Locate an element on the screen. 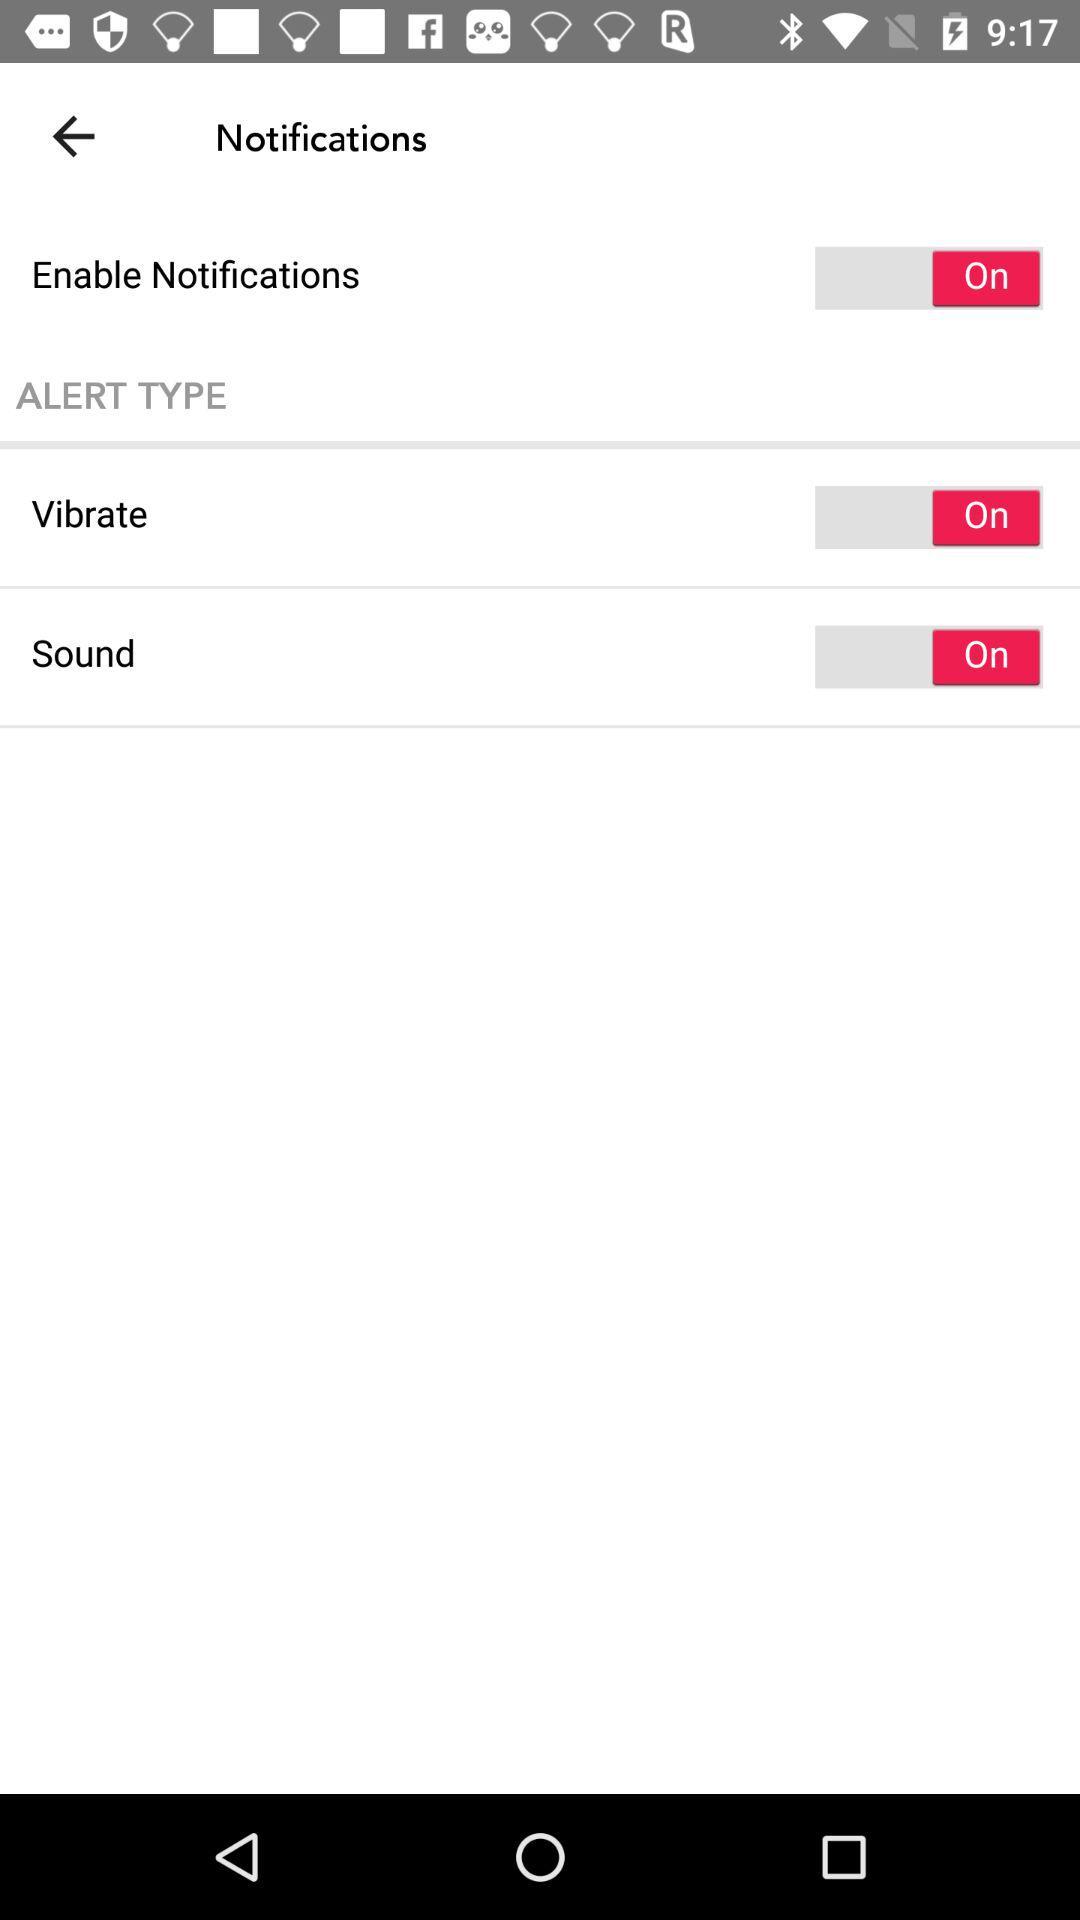 Image resolution: width=1080 pixels, height=1920 pixels. icon next to the notifications item is located at coordinates (72, 135).